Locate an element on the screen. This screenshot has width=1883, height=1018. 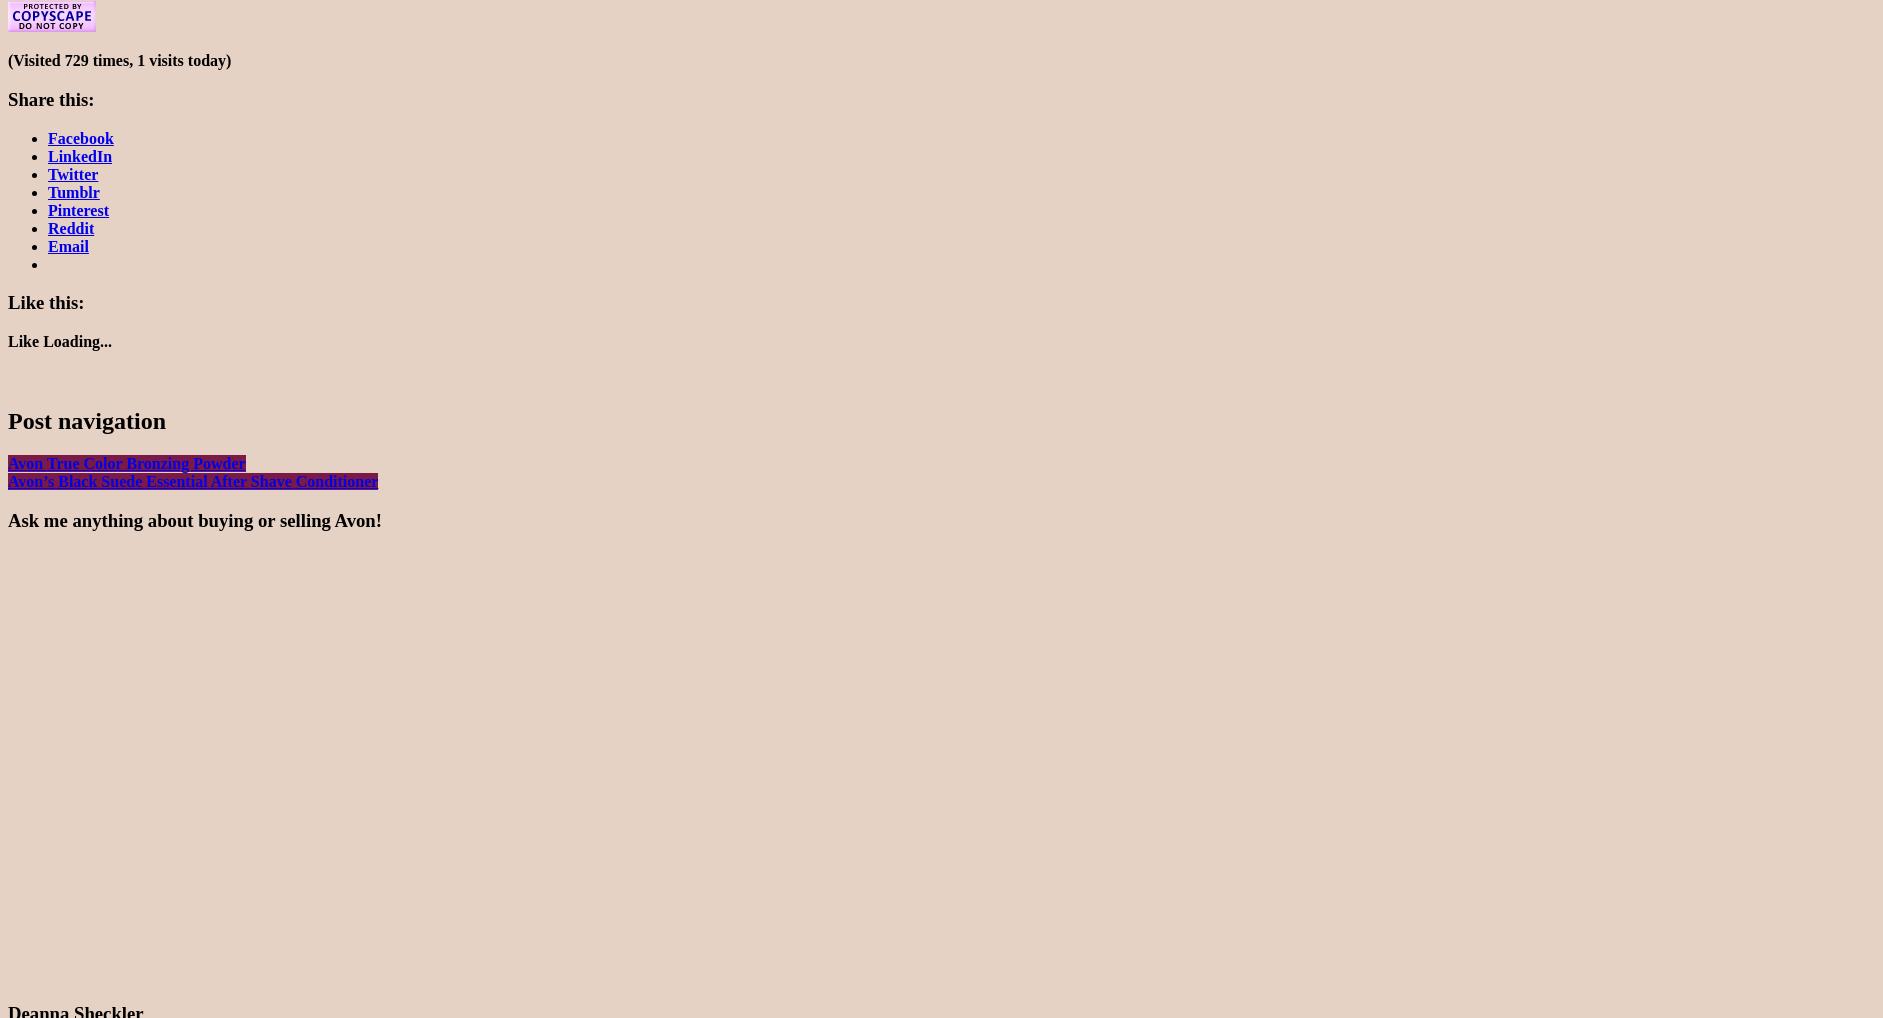
'Ask me anything about buying or selling Avon!' is located at coordinates (194, 518).